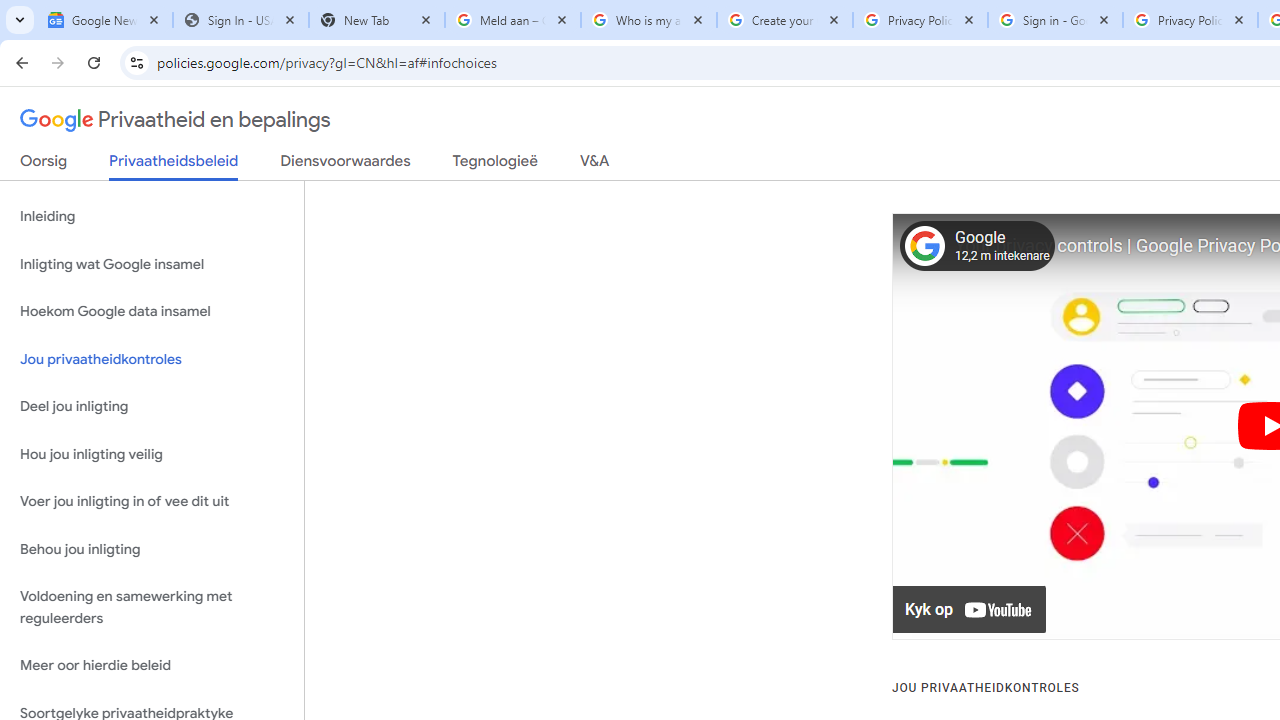  What do you see at coordinates (151, 312) in the screenshot?
I see `'Hoekom Google data insamel'` at bounding box center [151, 312].